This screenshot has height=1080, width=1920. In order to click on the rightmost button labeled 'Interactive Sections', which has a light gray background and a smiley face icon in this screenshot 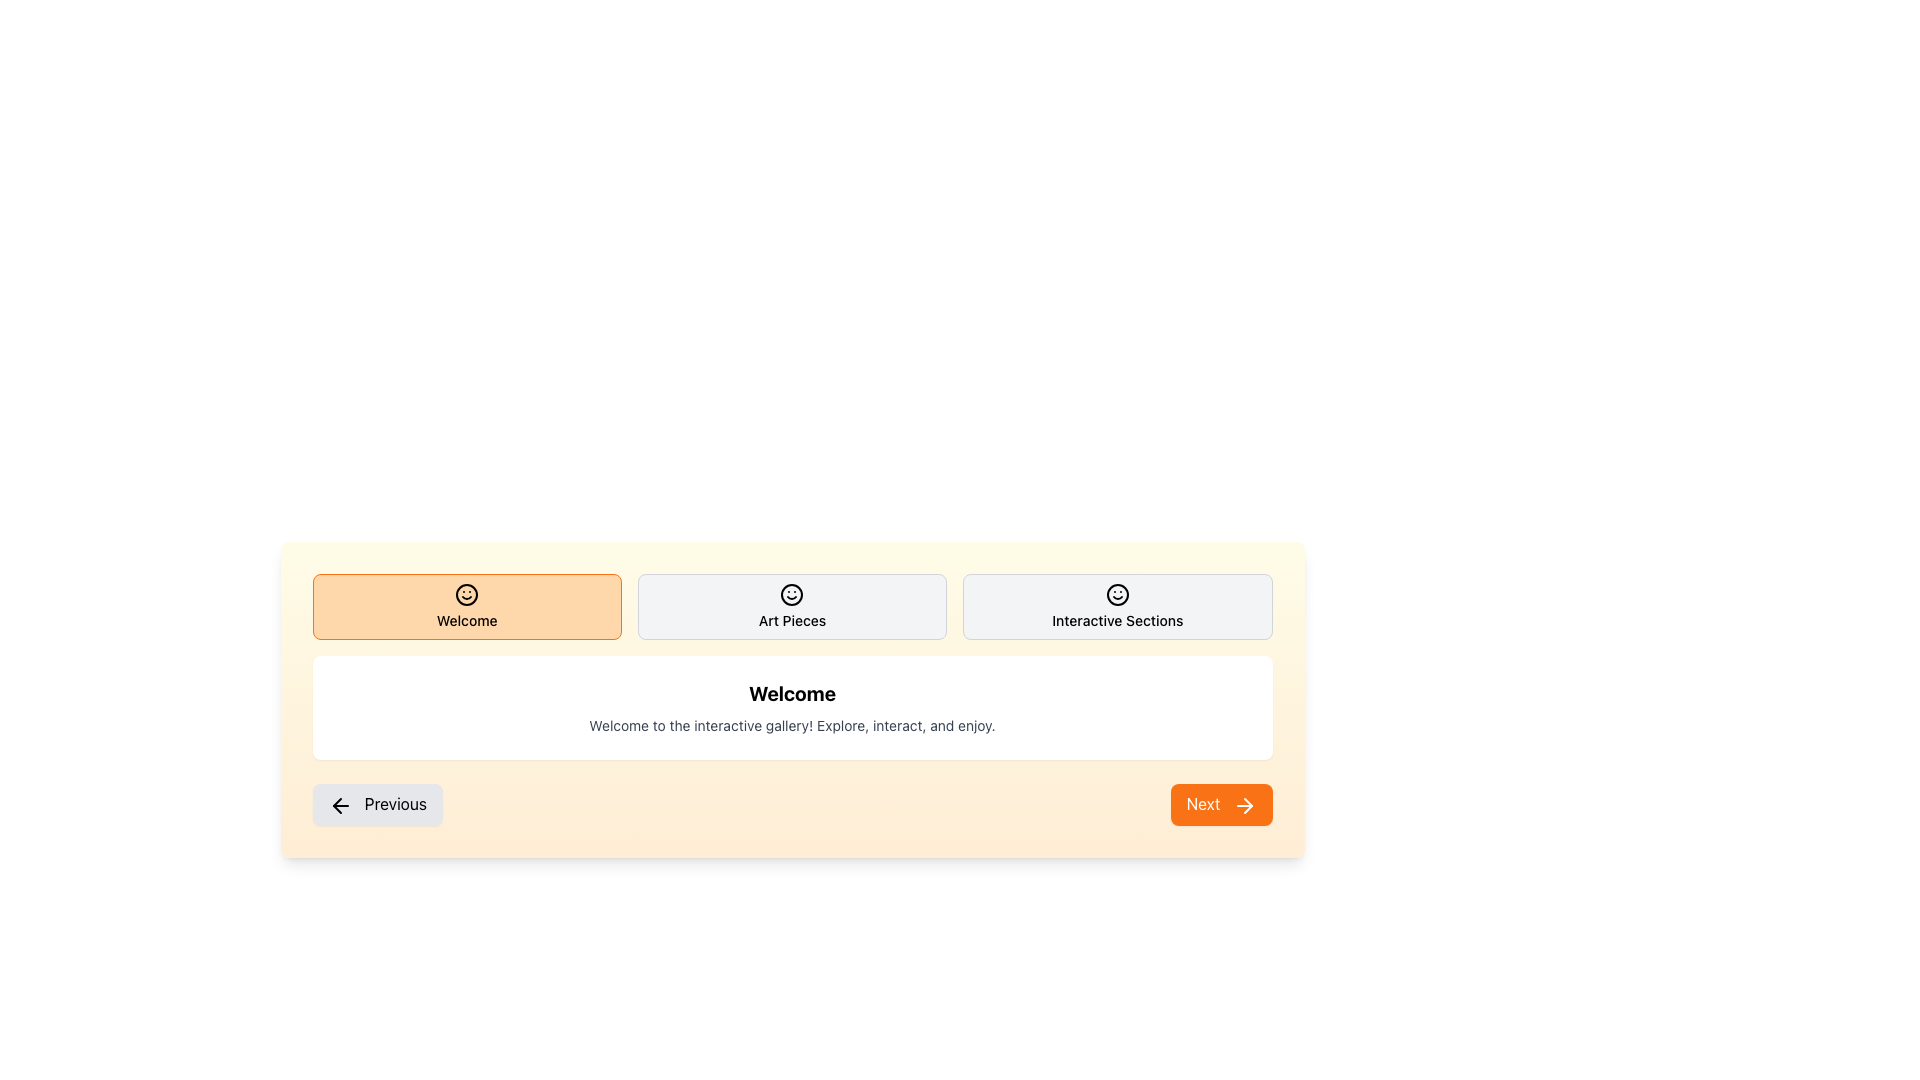, I will do `click(1116, 605)`.